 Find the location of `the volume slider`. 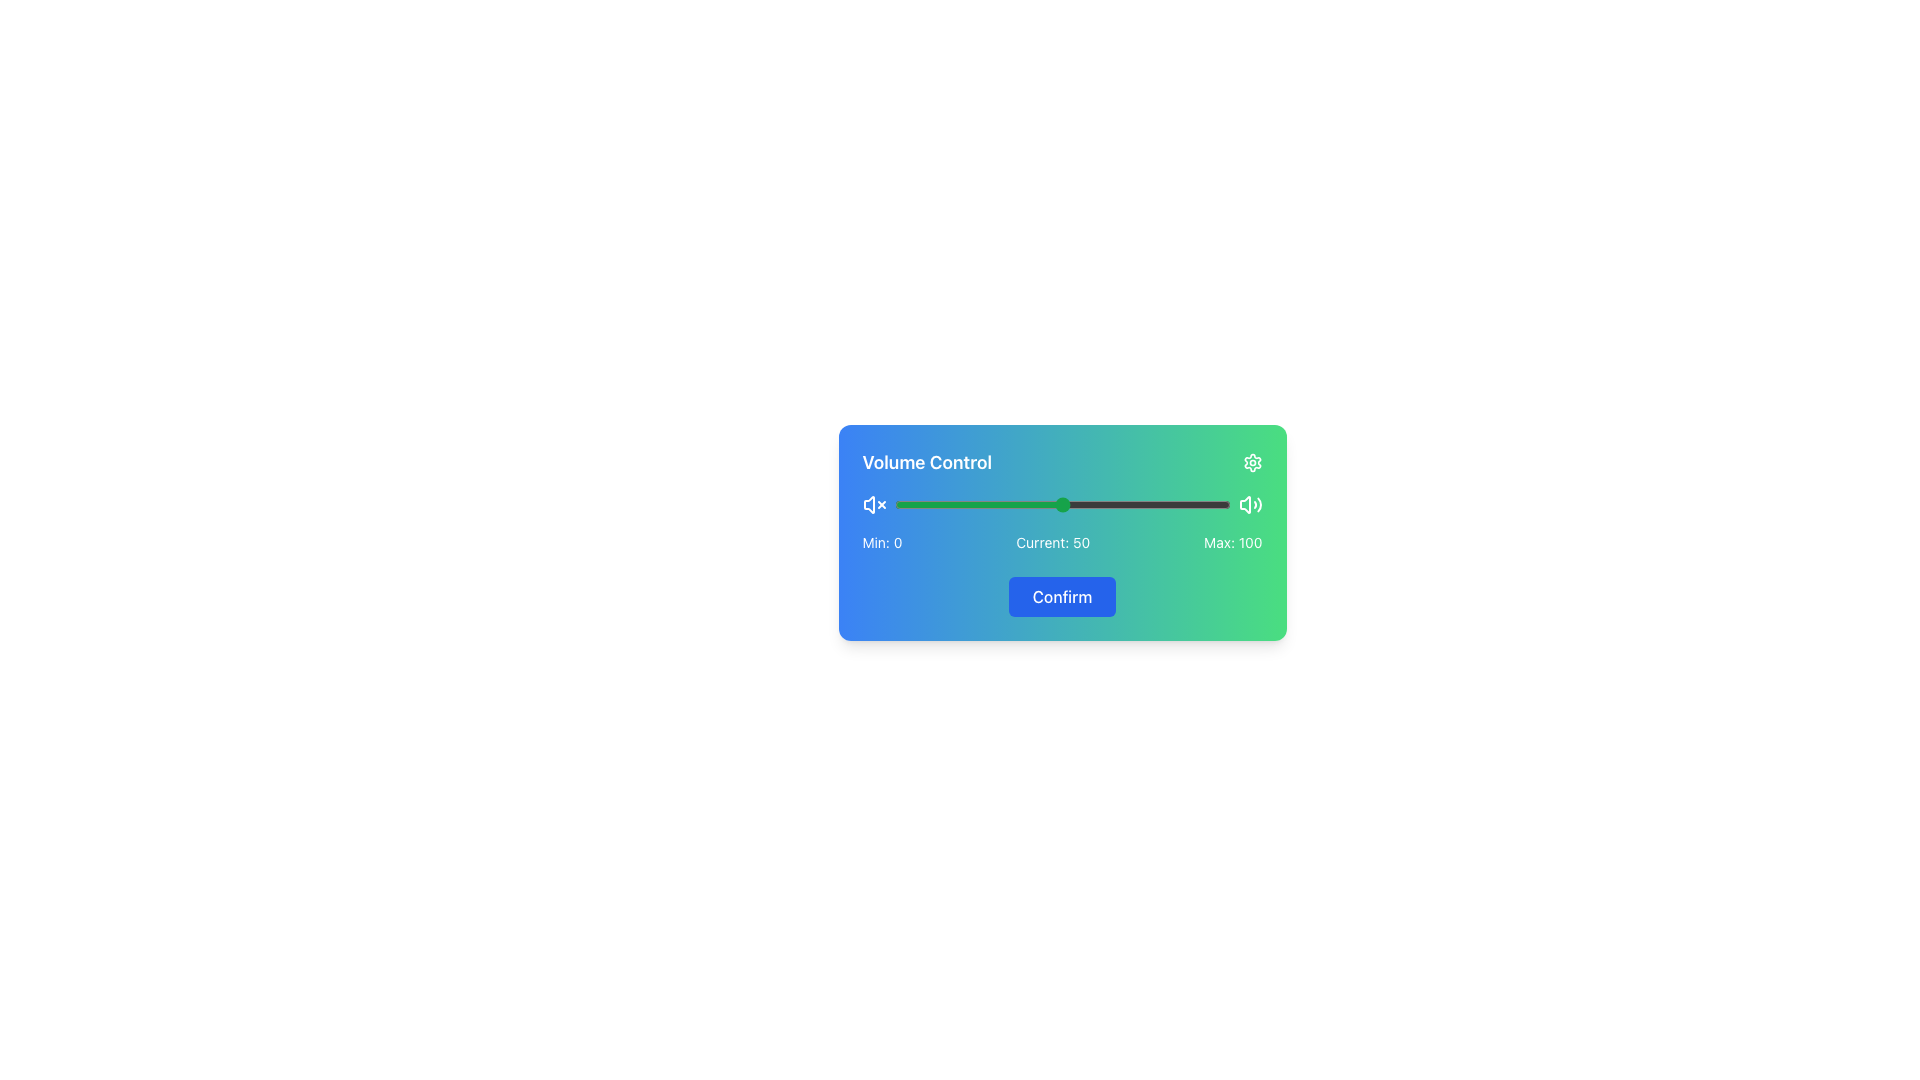

the volume slider is located at coordinates (1054, 504).